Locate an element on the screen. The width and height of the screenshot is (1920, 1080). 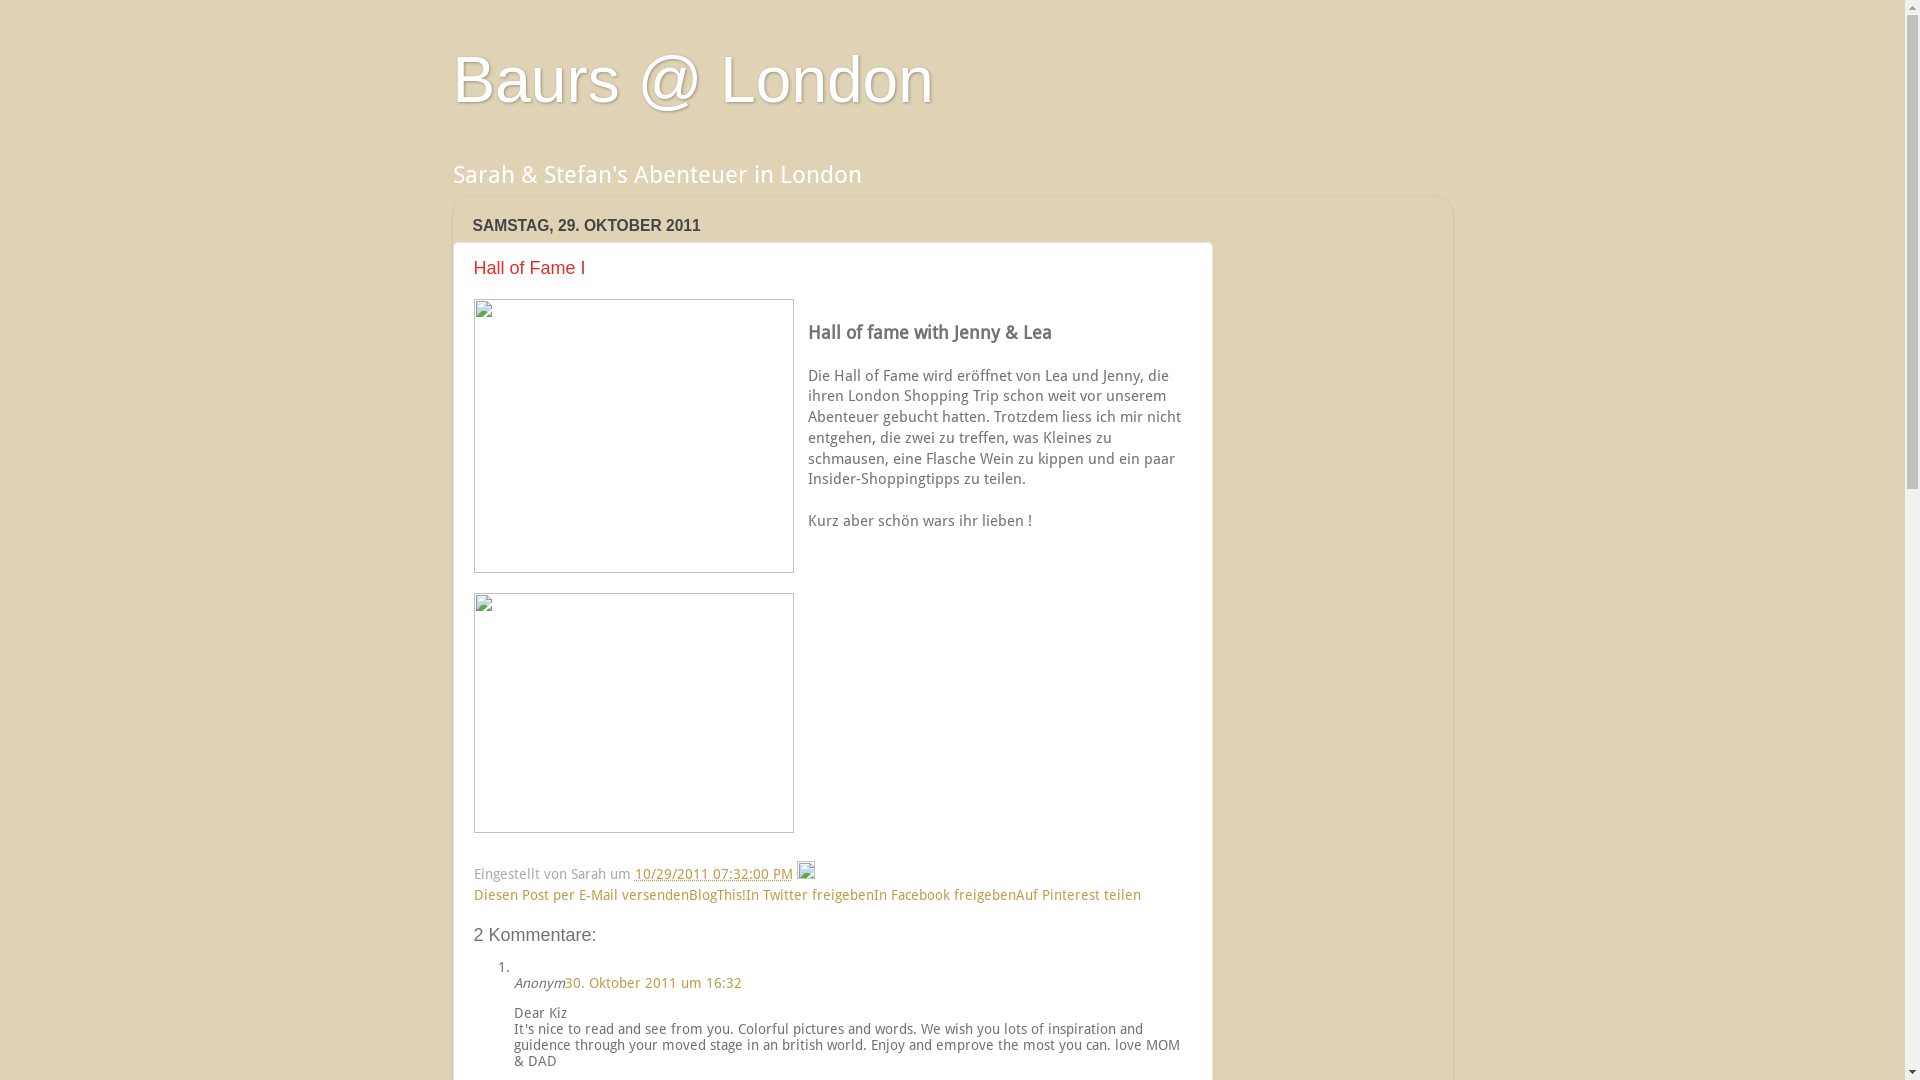
'Baurs @ London' is located at coordinates (692, 79).